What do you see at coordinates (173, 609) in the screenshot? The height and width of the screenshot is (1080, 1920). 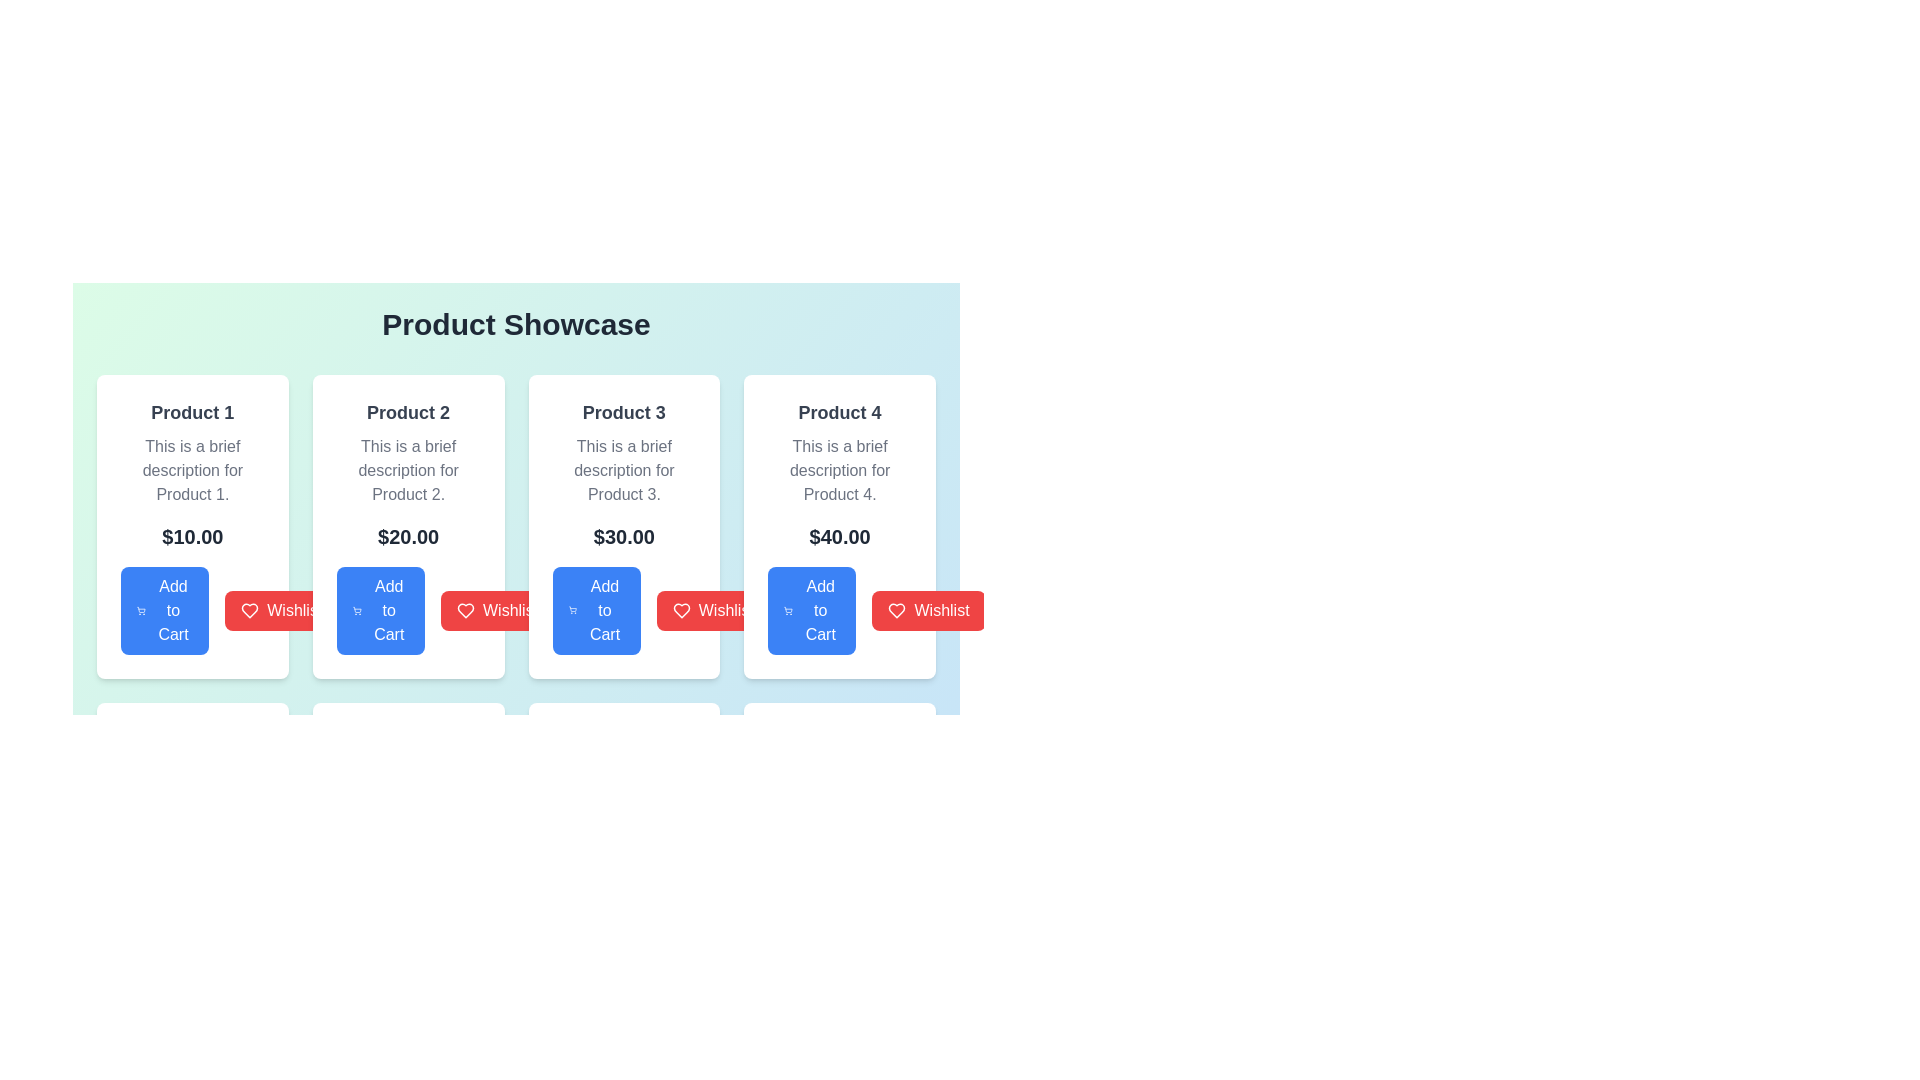 I see `the text label within the 'Add to Cart' button for 'Product 1'` at bounding box center [173, 609].